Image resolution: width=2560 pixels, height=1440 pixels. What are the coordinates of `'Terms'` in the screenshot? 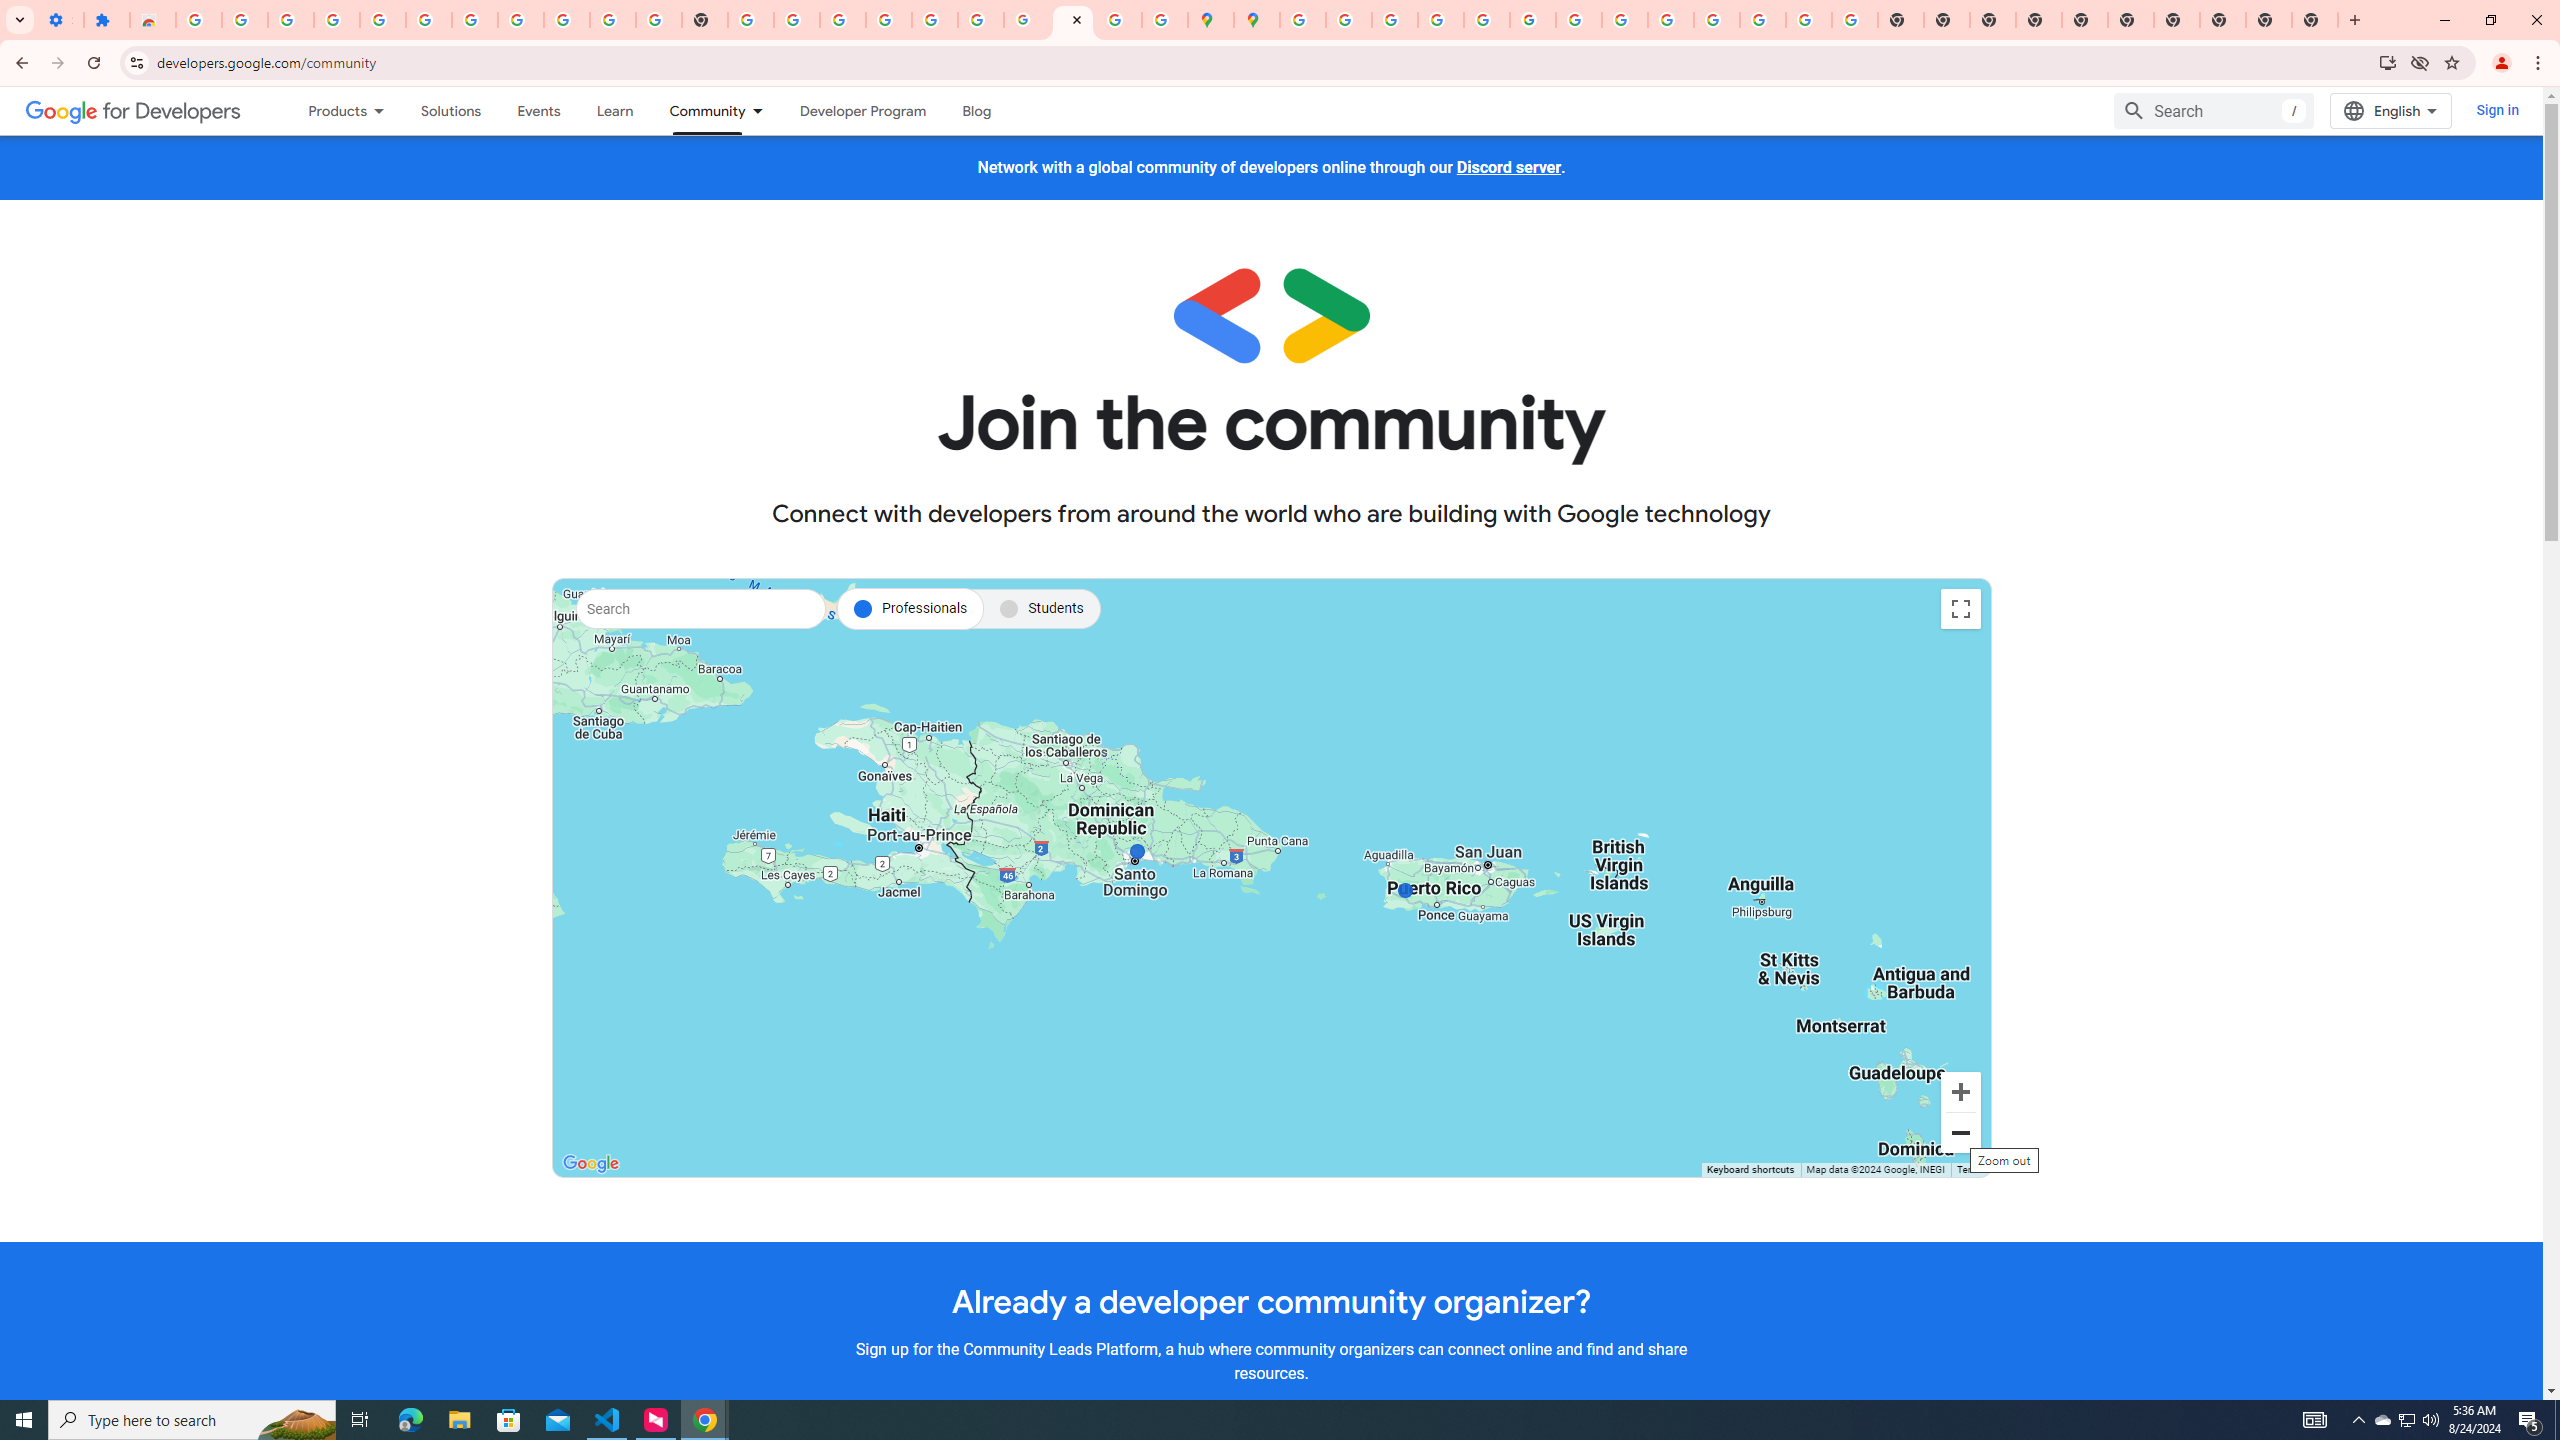 It's located at (1968, 1169).